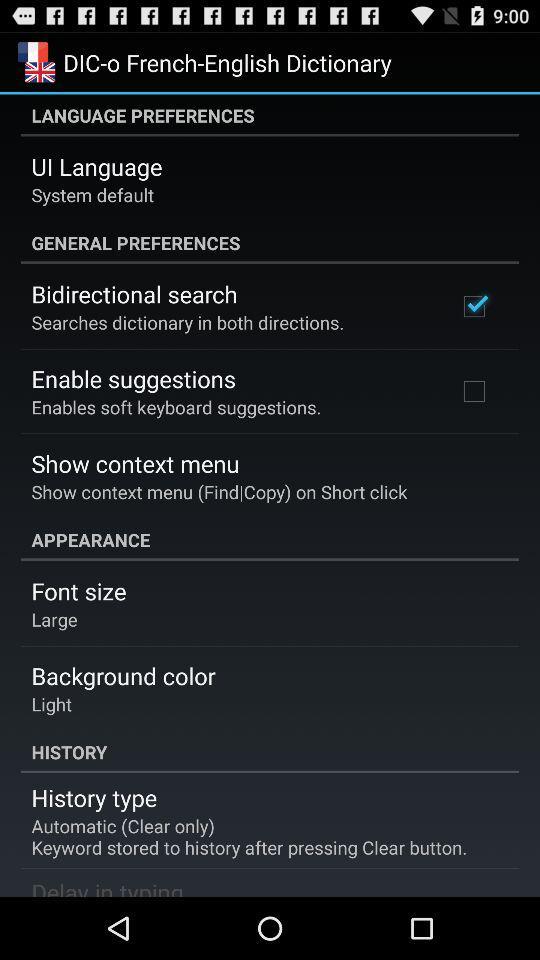 The width and height of the screenshot is (540, 960). Describe the element at coordinates (95, 165) in the screenshot. I see `the ui language` at that location.